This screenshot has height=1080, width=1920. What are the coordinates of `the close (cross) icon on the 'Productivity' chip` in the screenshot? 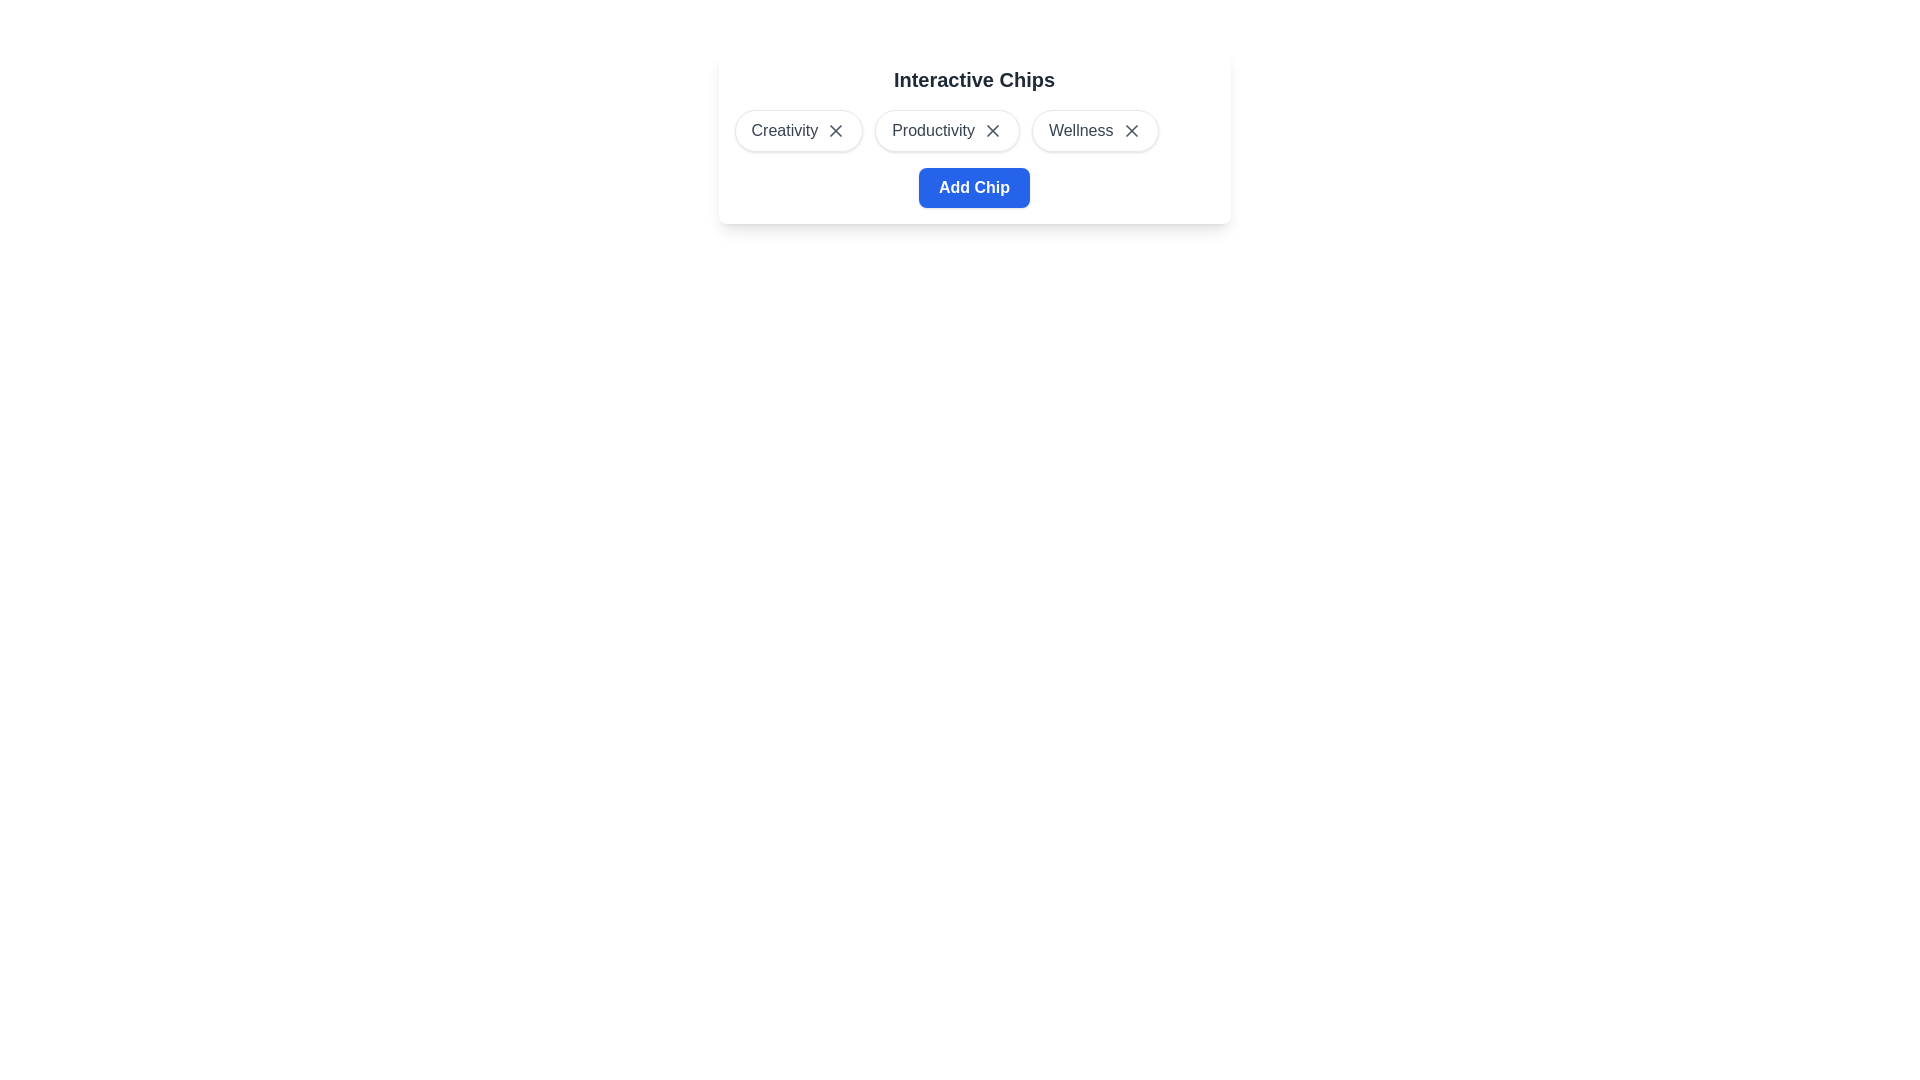 It's located at (992, 131).